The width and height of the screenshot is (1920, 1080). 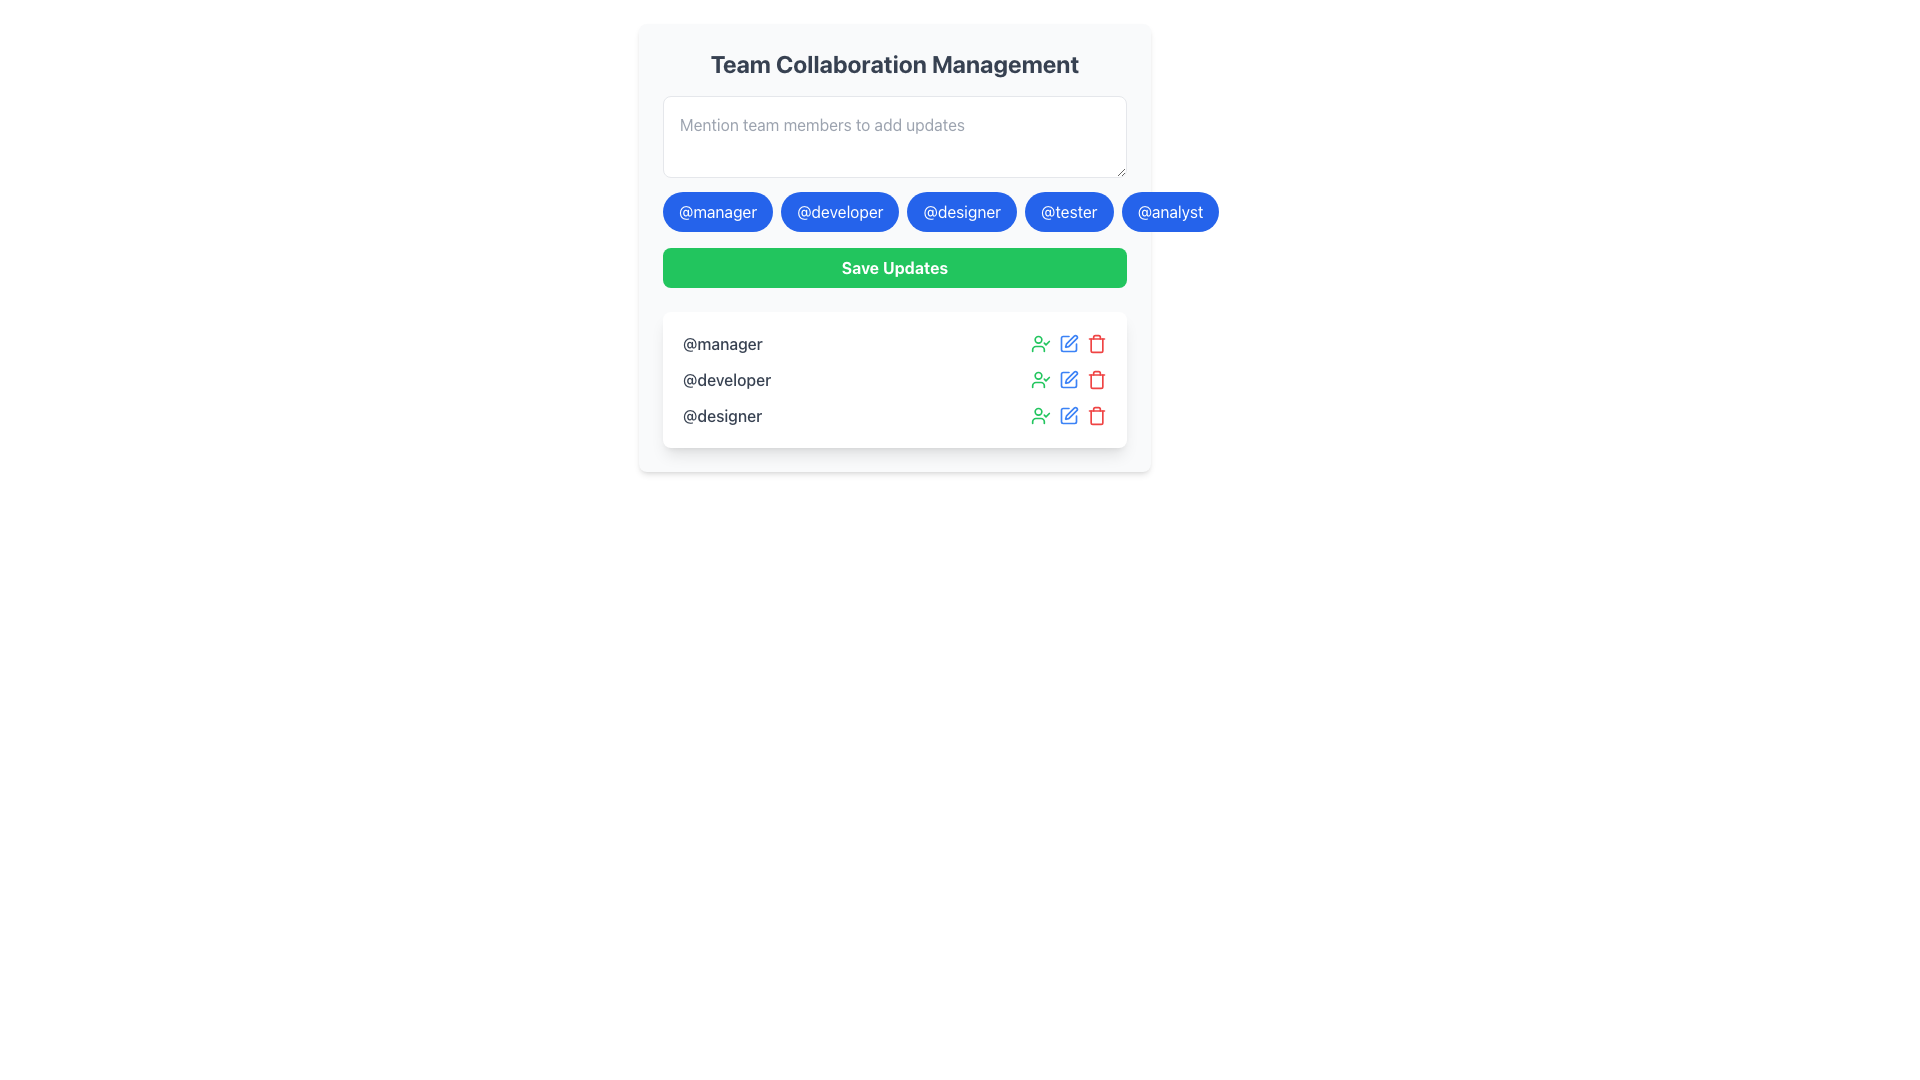 I want to click on the third button representing the '@designer' role, so click(x=961, y=212).